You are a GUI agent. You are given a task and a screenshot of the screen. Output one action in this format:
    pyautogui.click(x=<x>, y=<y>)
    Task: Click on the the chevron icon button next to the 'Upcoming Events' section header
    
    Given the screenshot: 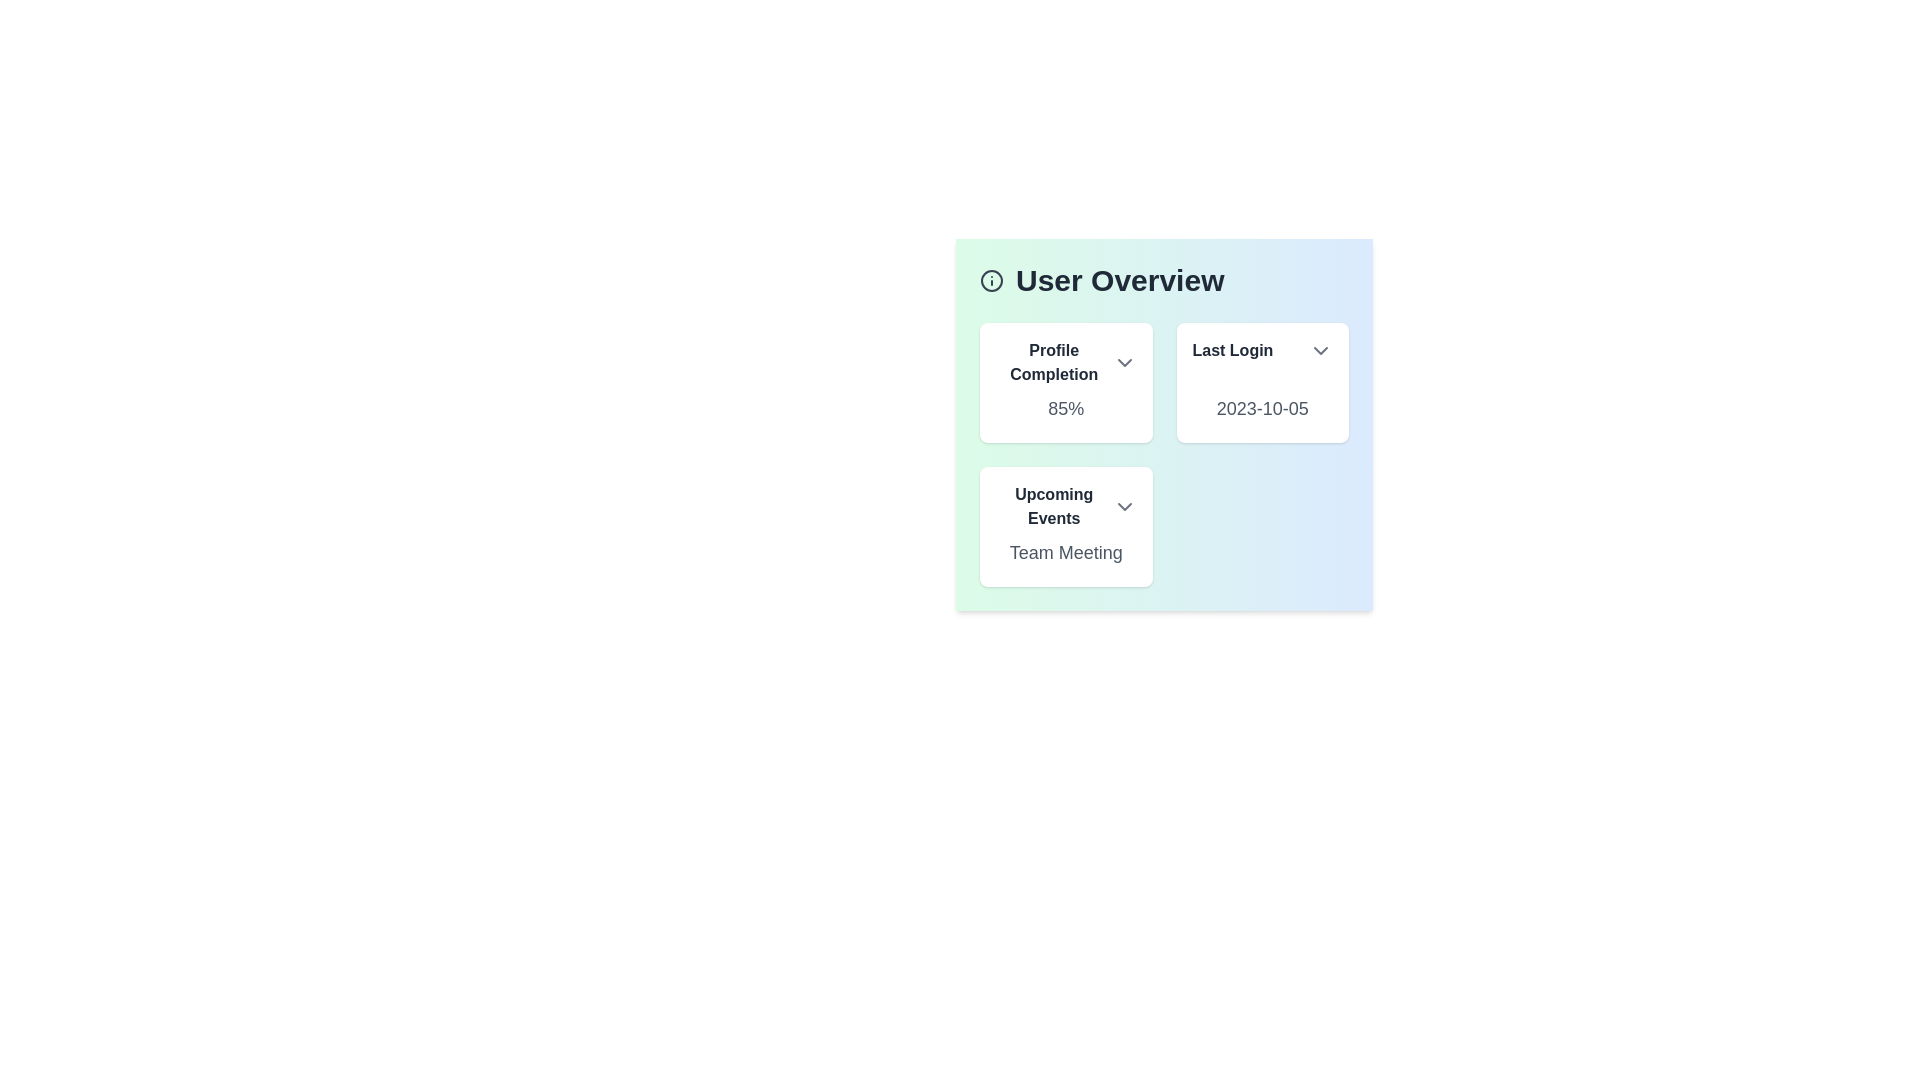 What is the action you would take?
    pyautogui.click(x=1124, y=505)
    